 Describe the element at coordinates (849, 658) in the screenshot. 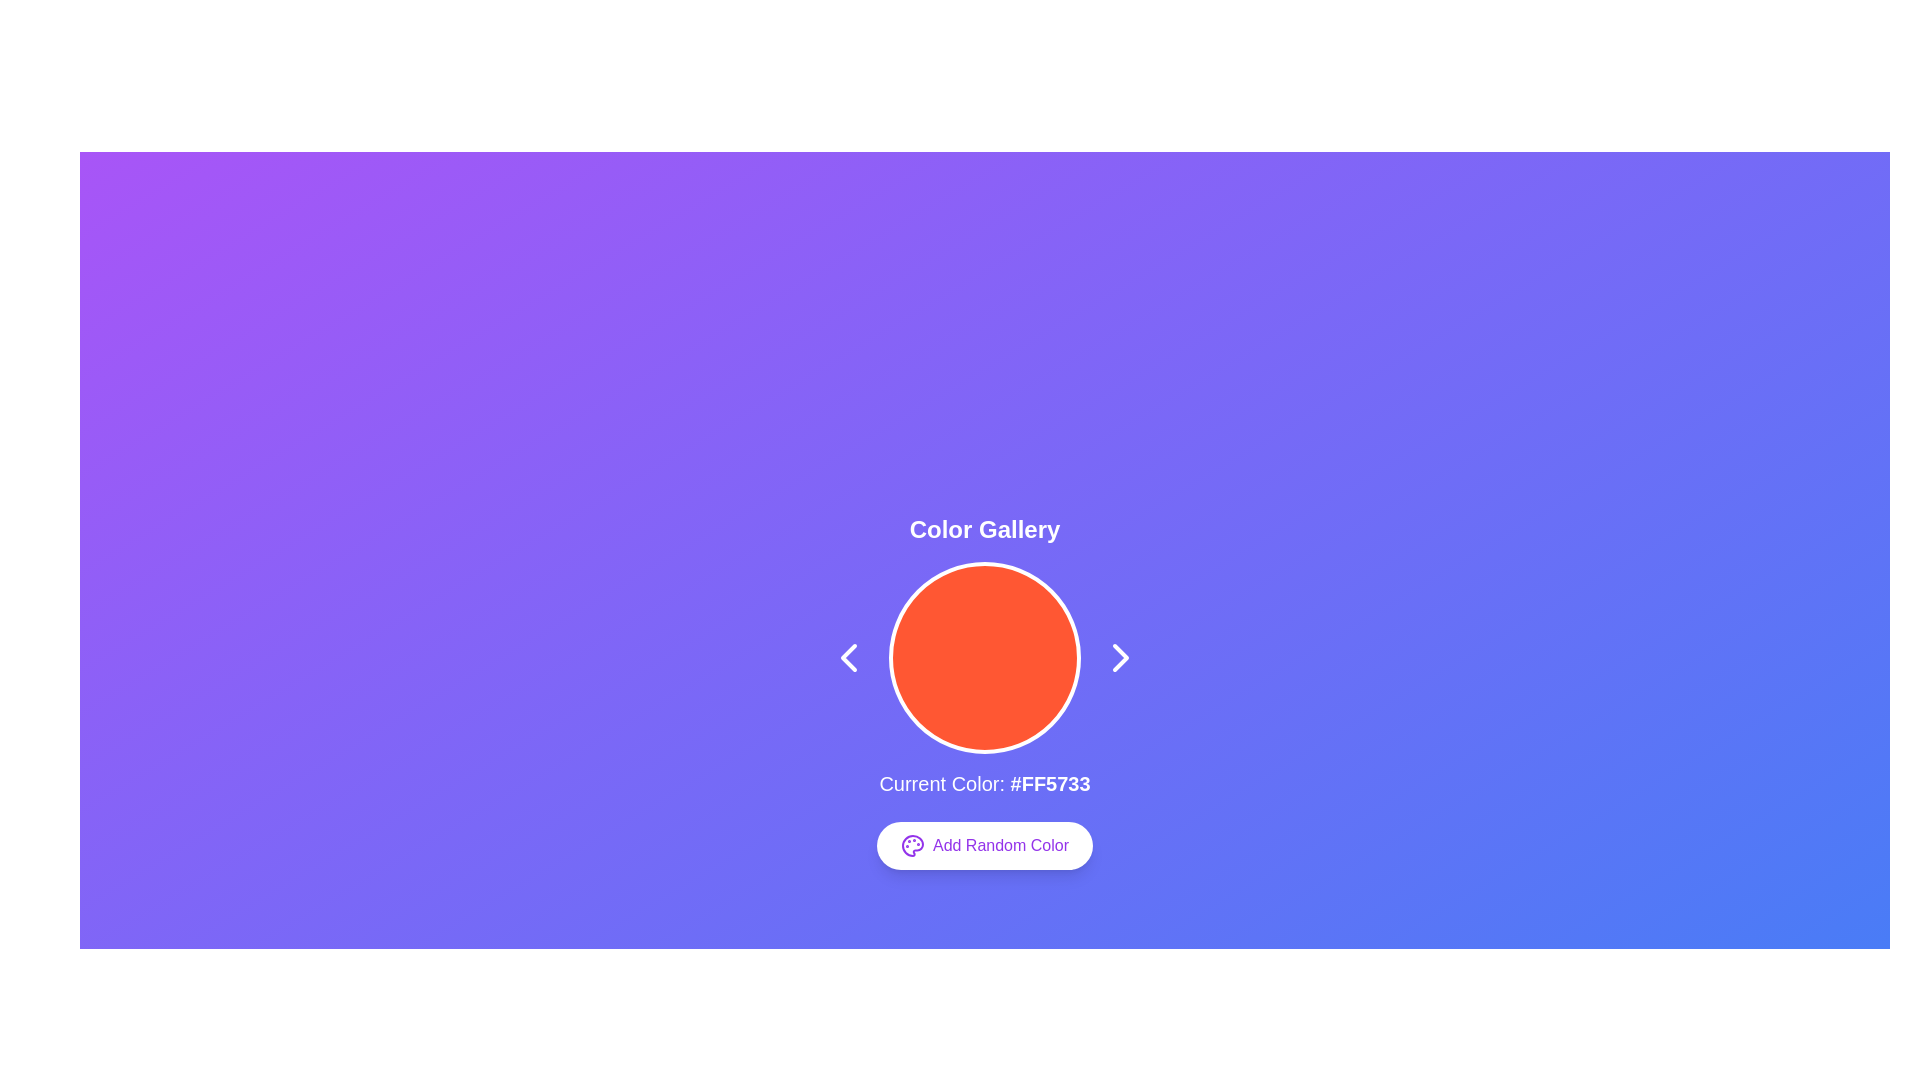

I see `the left-pointing chevron icon, which is styled with a white color on a purple background and is located on the left side of a circular color display` at that location.